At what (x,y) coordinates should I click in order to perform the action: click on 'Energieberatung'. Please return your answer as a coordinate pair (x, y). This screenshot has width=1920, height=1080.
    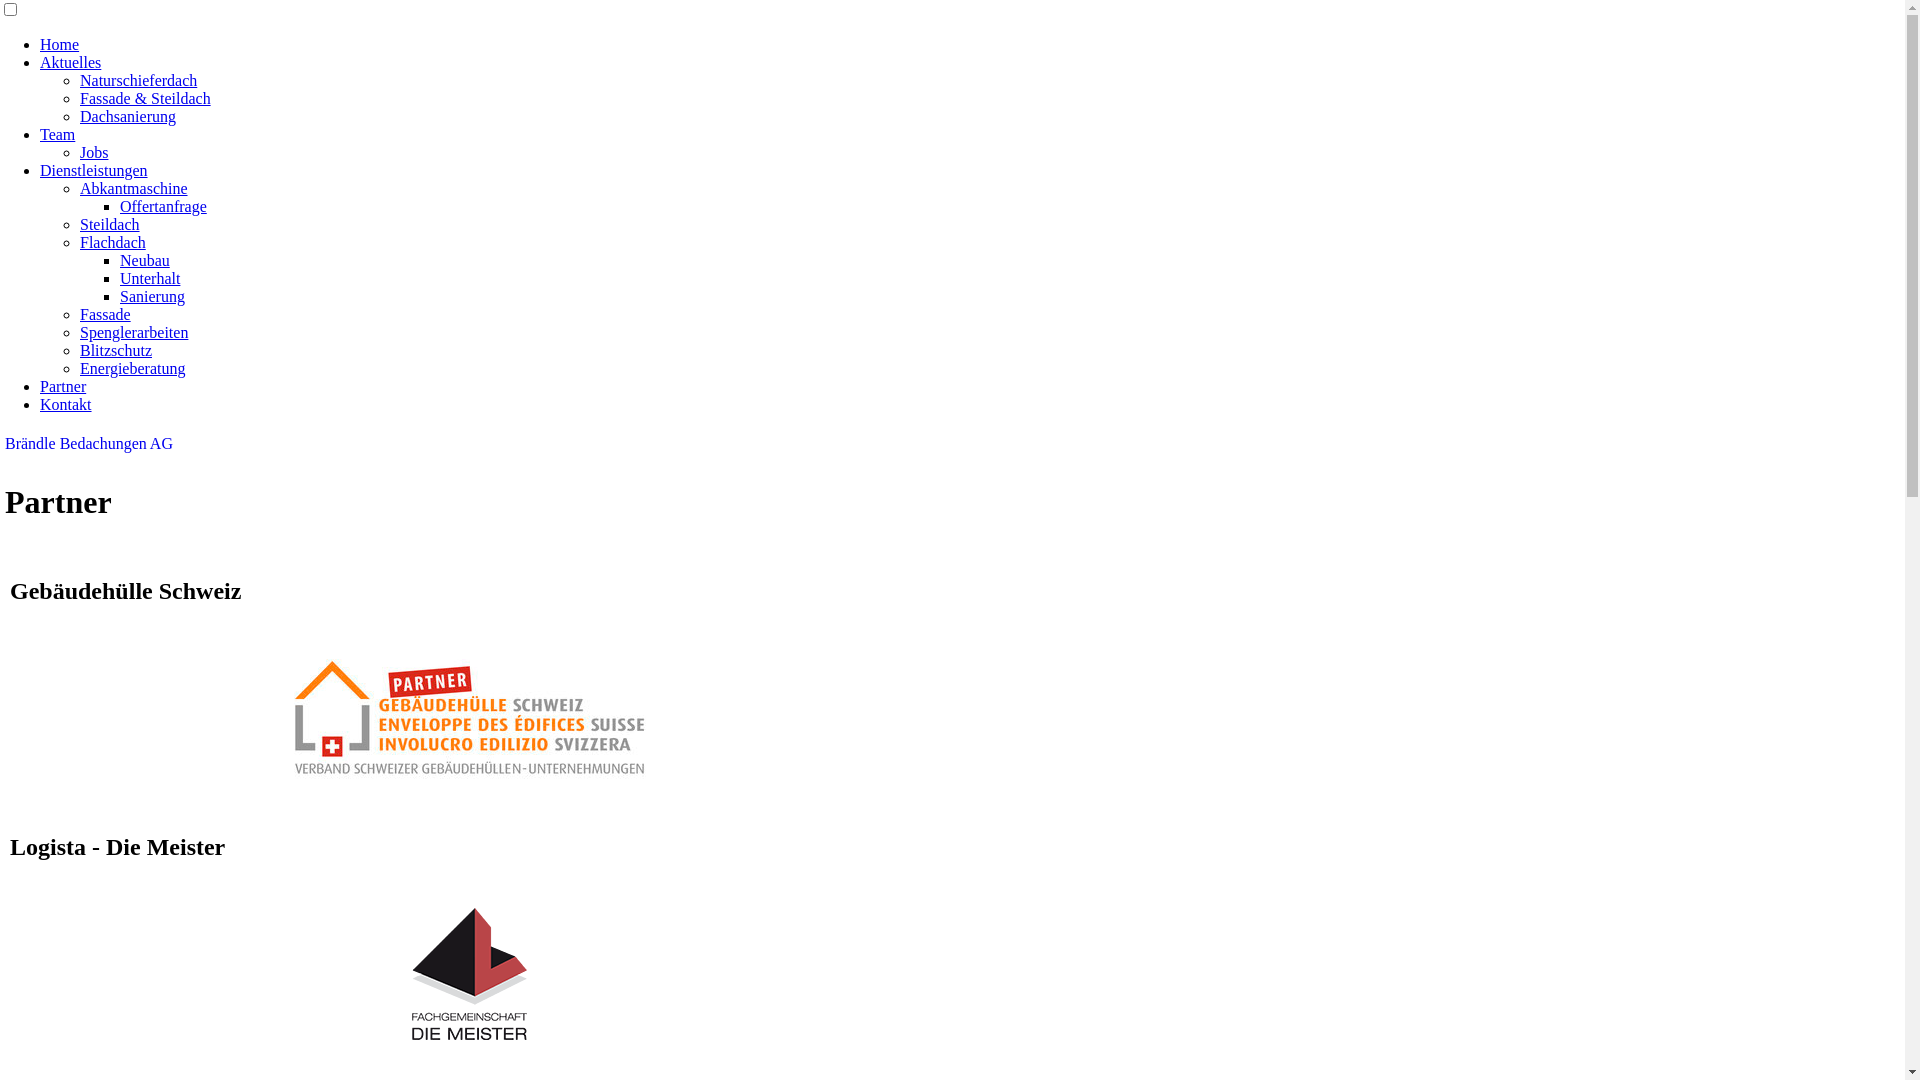
    Looking at the image, I should click on (131, 368).